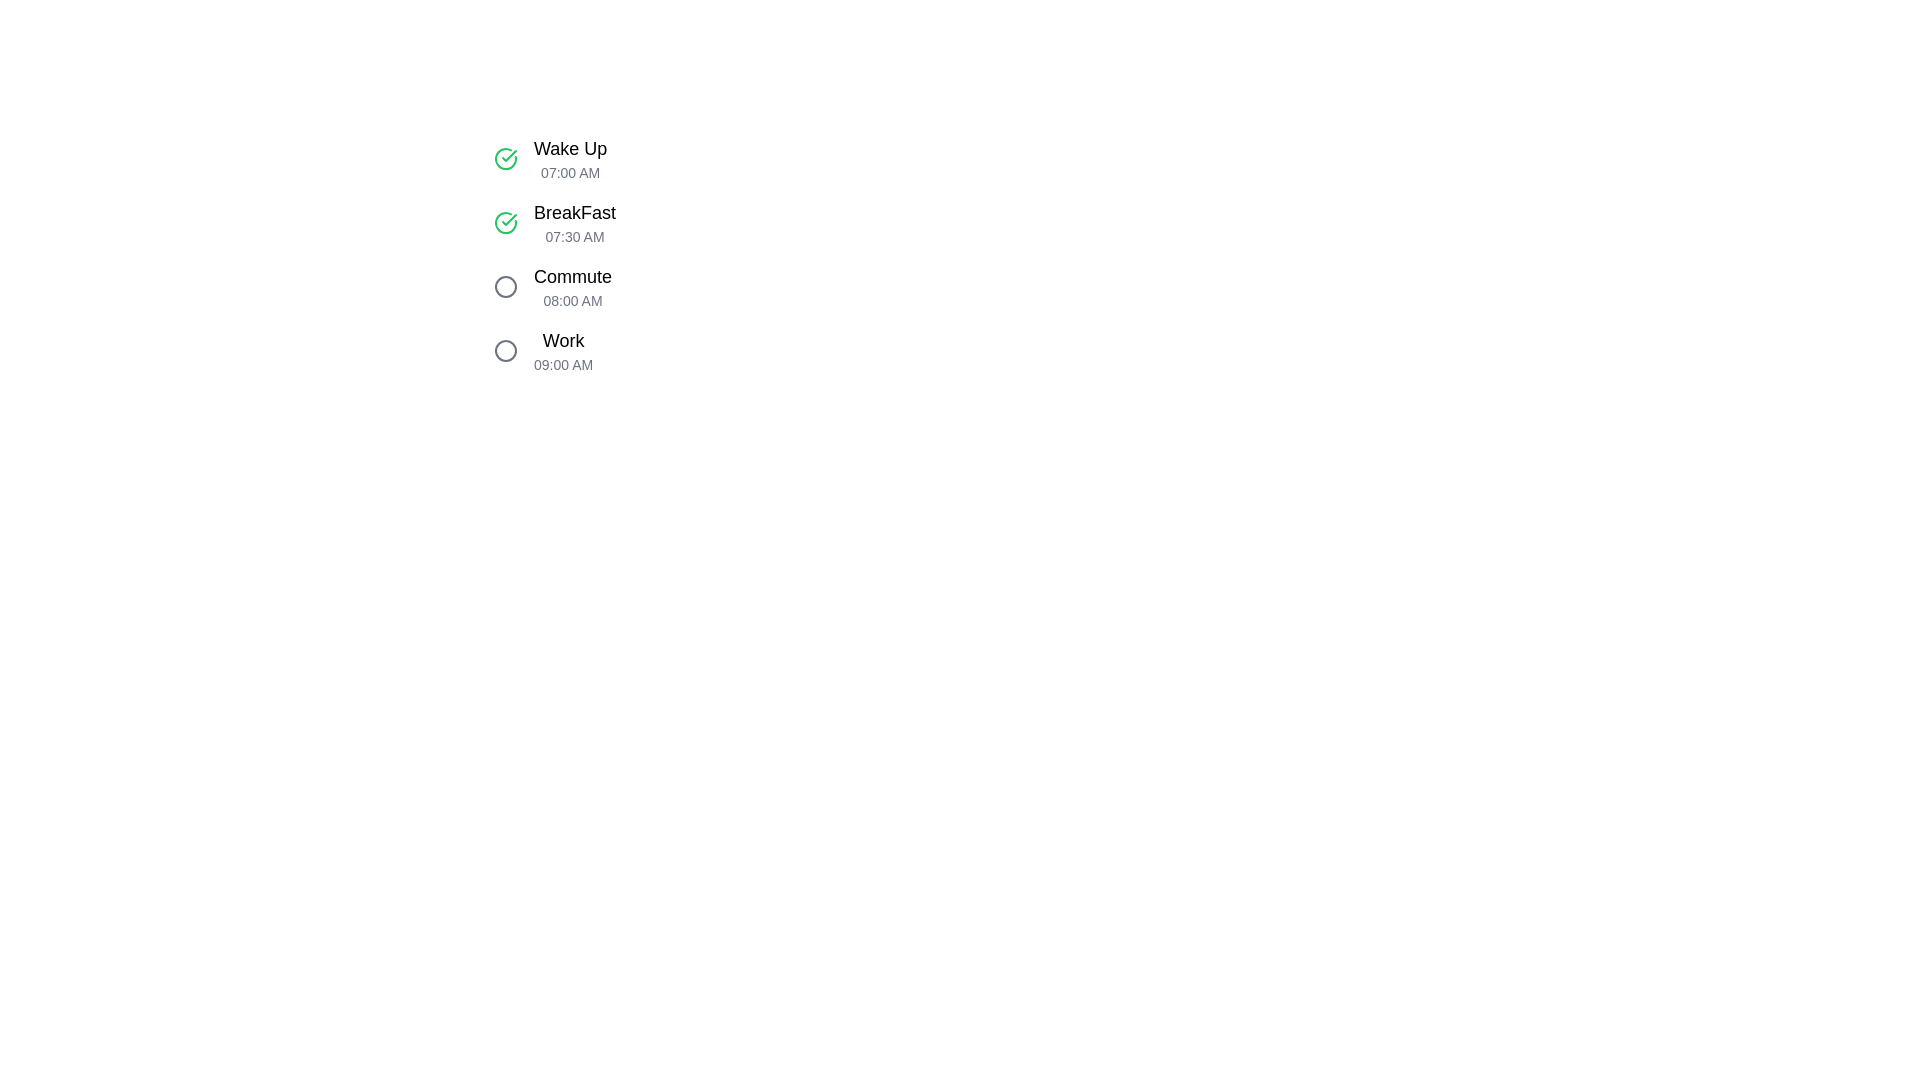  What do you see at coordinates (562, 339) in the screenshot?
I see `the Text label that displays the description for the 'Work' task scheduled at '09:00 AM', located near the bottom of a vertical list` at bounding box center [562, 339].